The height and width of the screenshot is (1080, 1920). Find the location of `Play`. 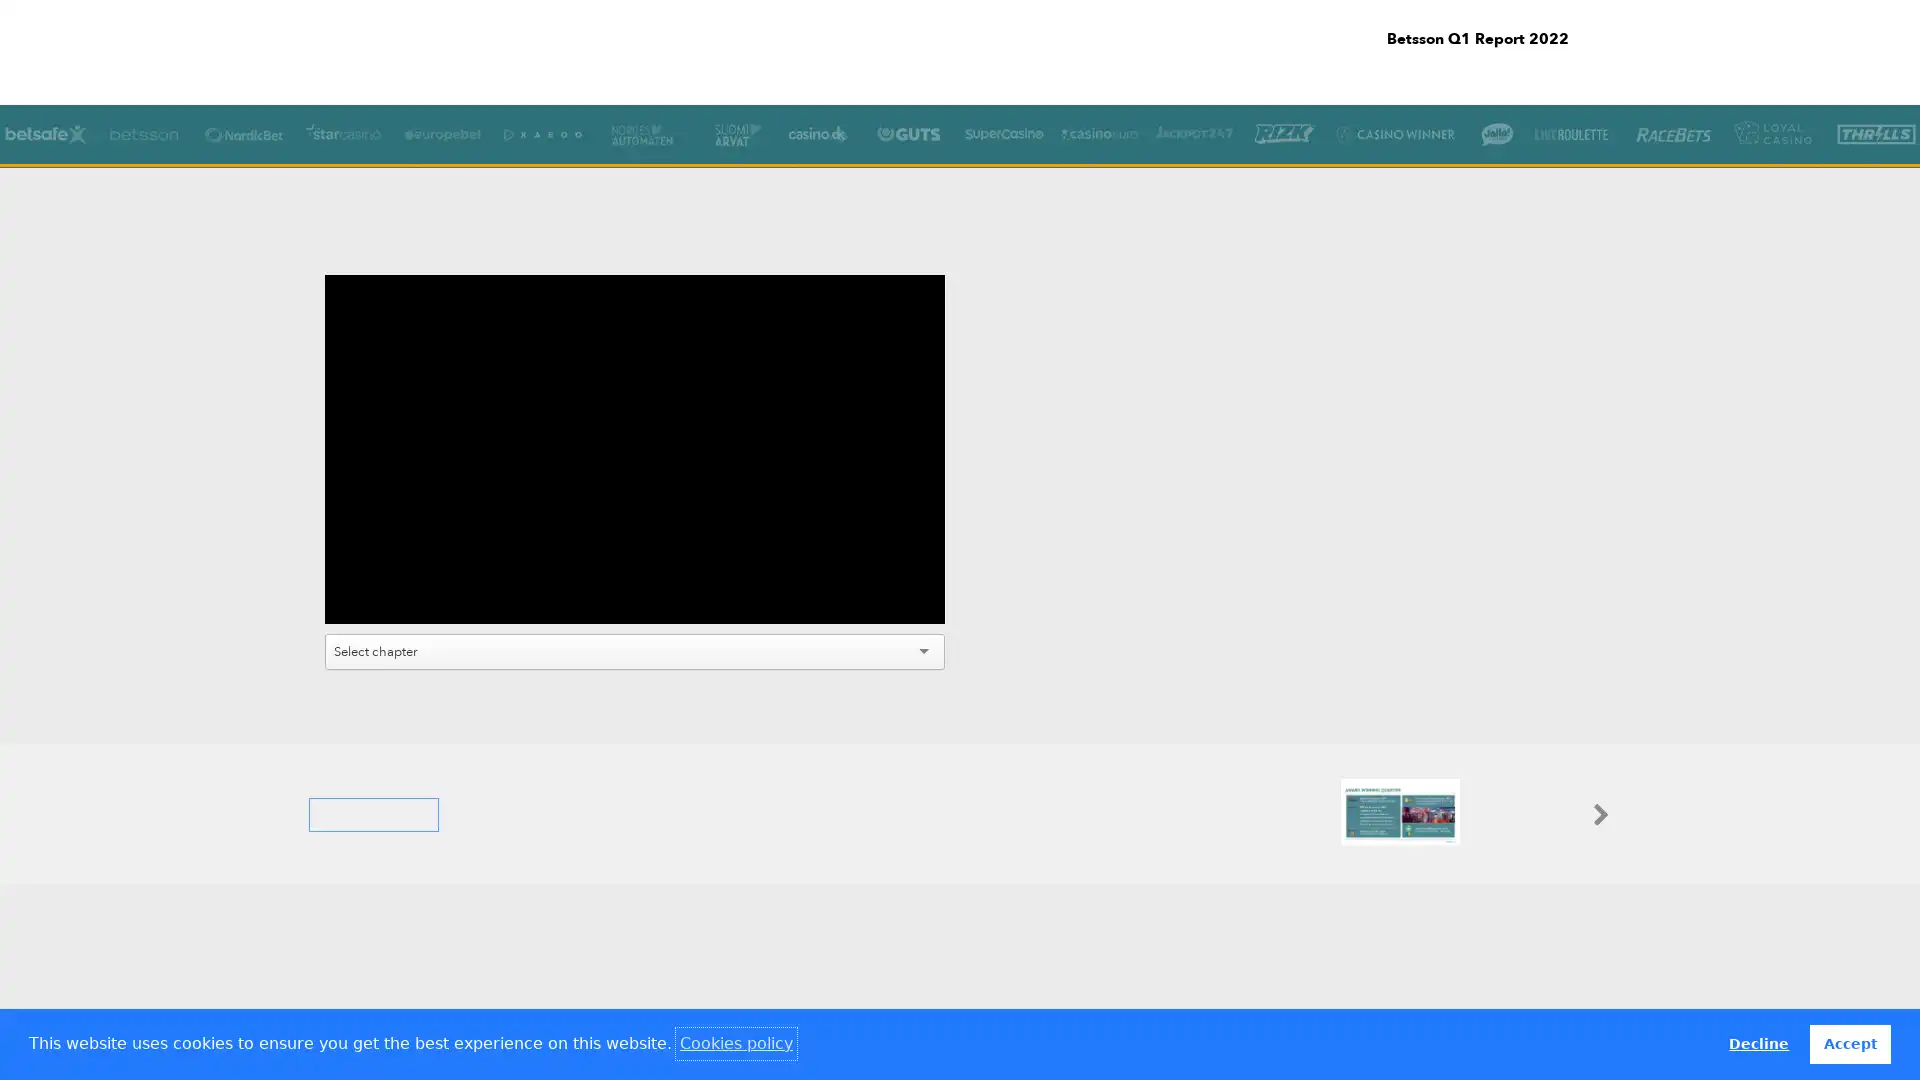

Play is located at coordinates (355, 592).